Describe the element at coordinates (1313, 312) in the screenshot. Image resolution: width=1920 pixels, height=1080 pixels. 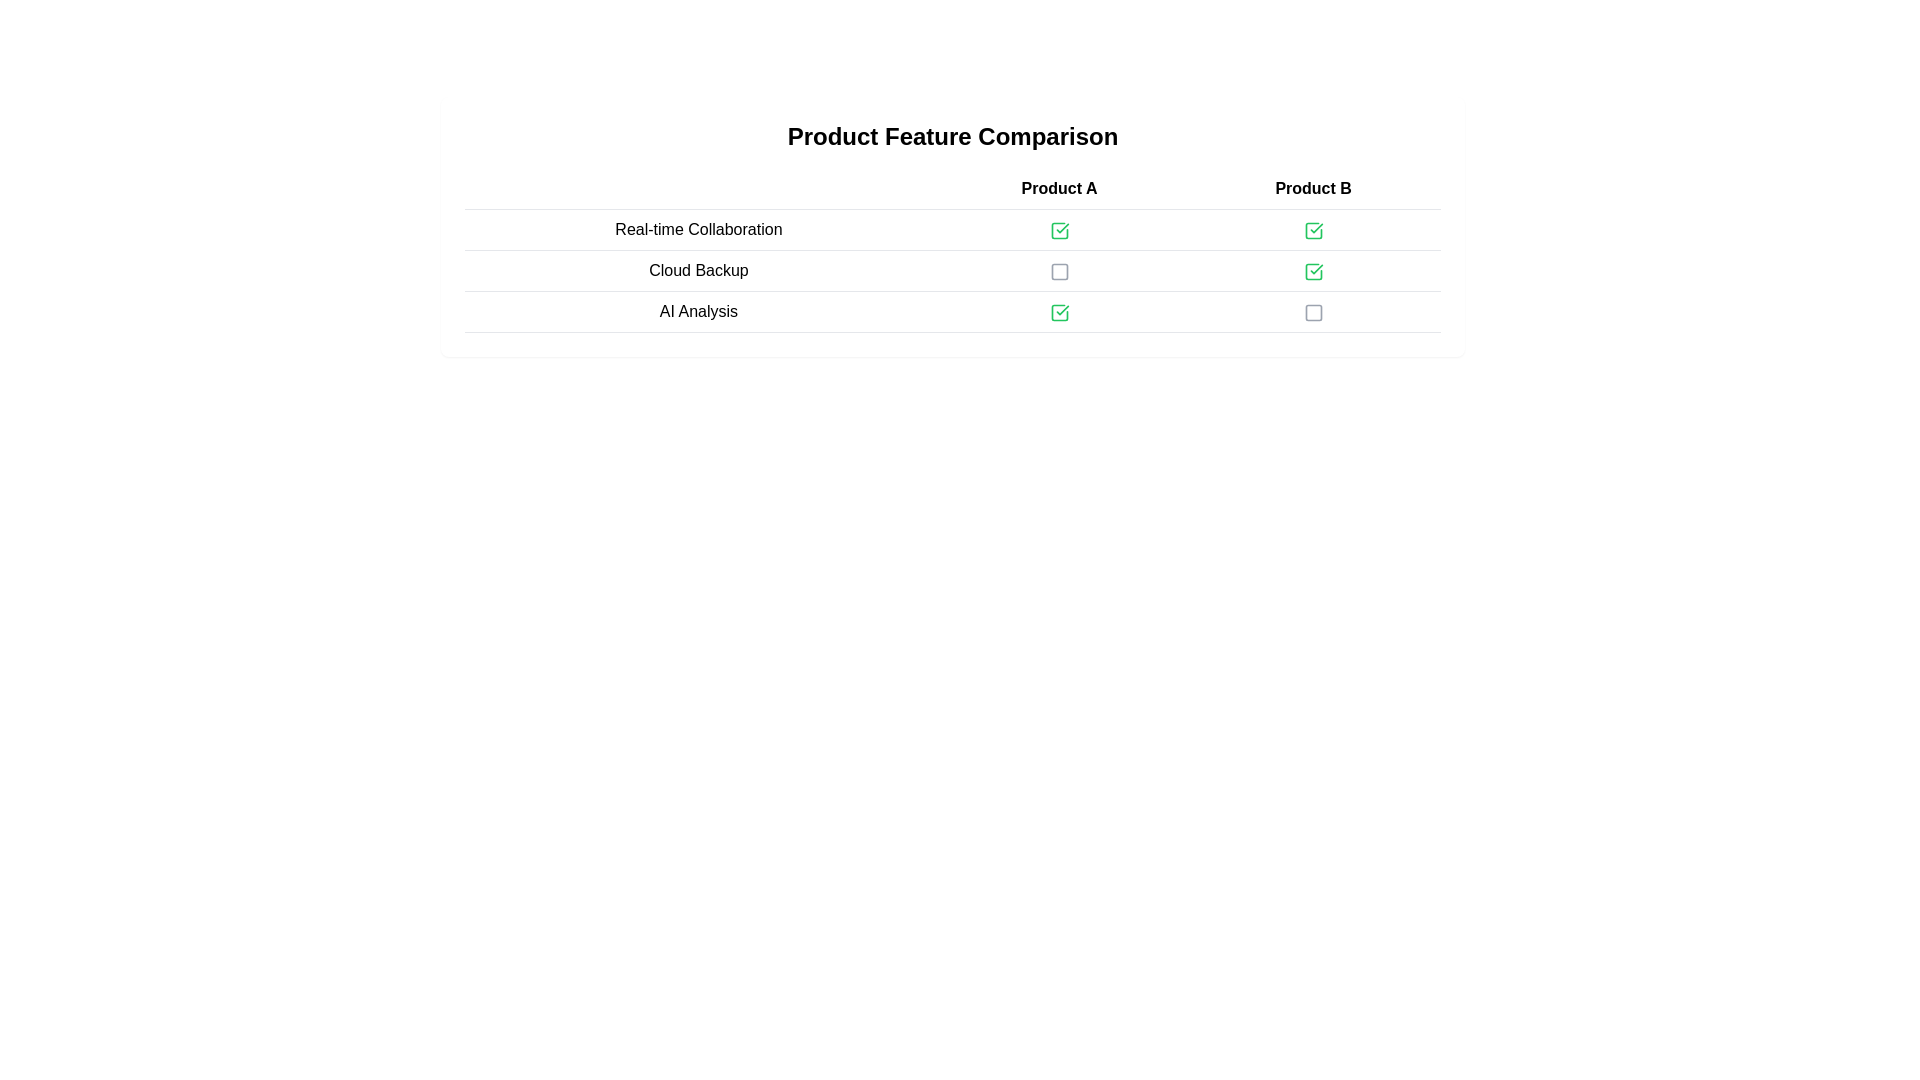
I see `the square icon representing the state in the third row and third column of the comparison table under 'Product B' and adjacent to 'AI Analysis'` at that location.